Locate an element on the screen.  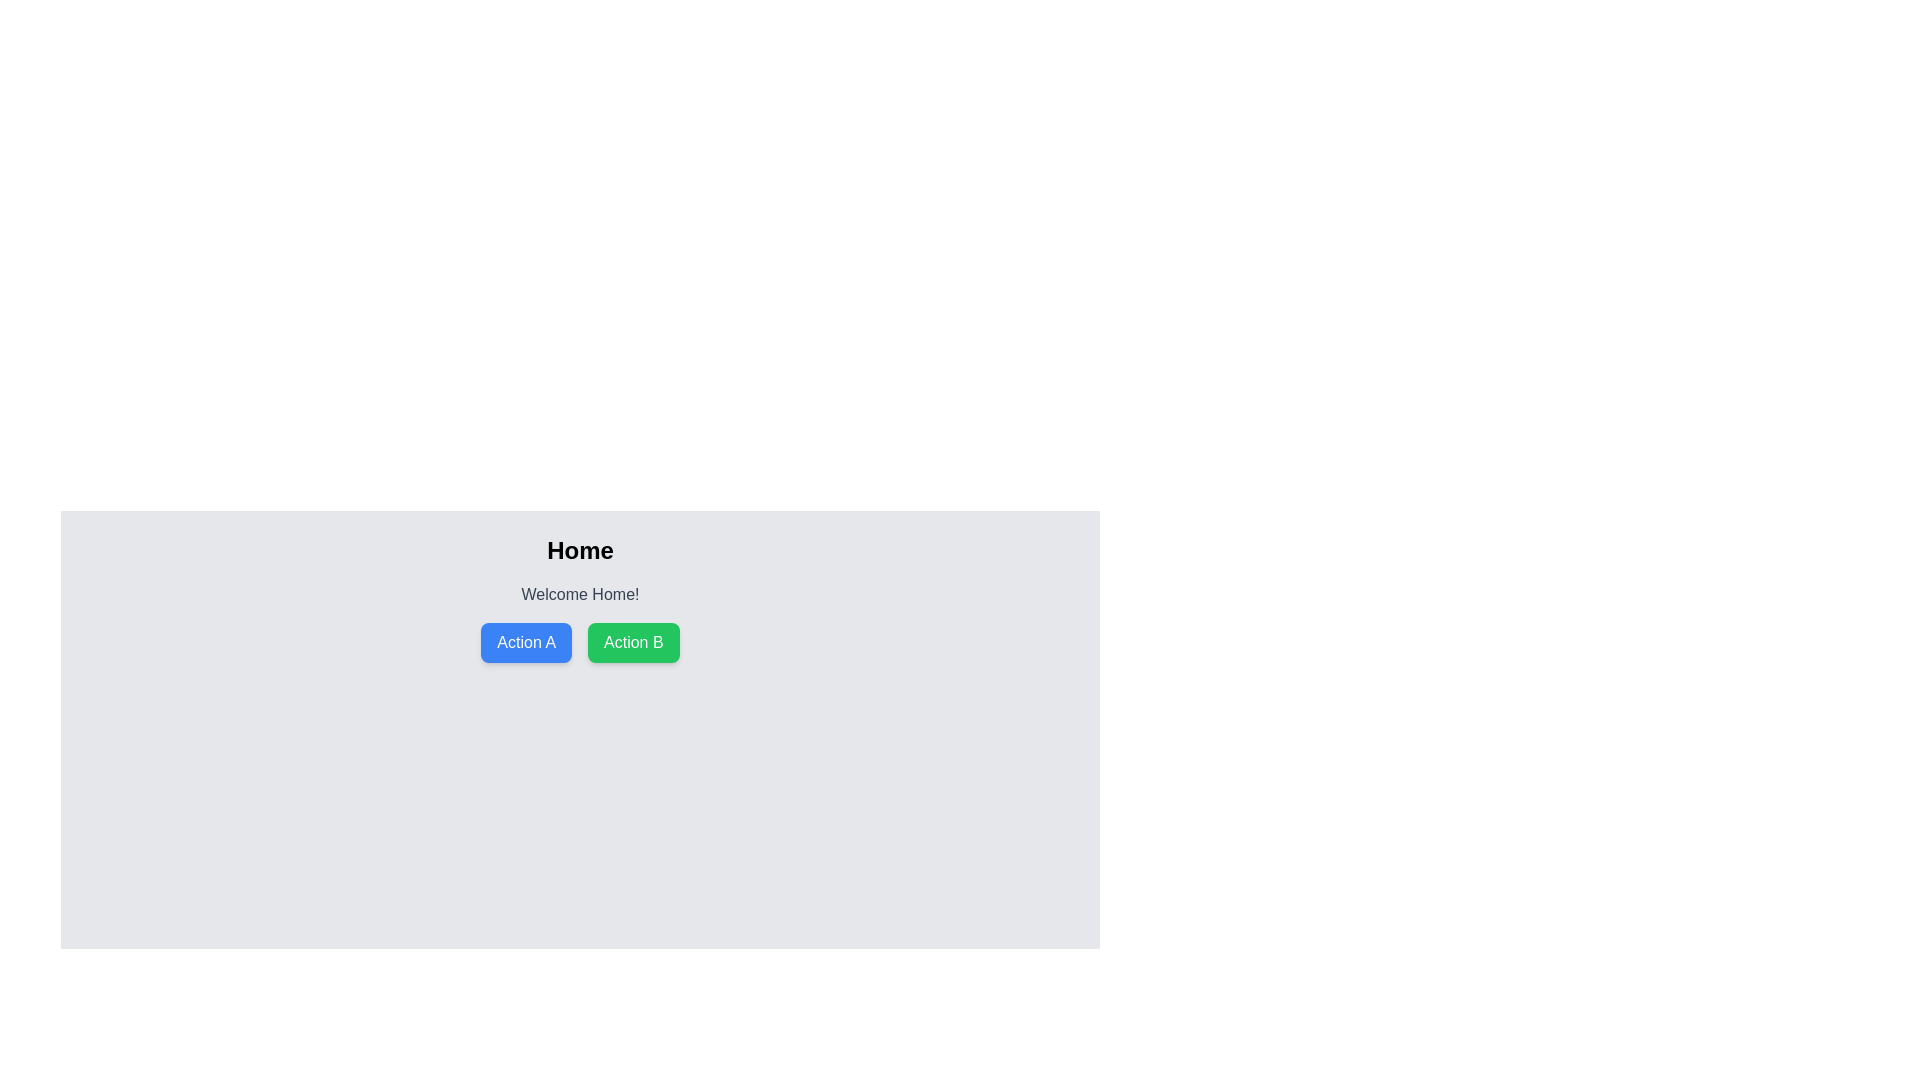
the blue button labeled 'Action A' with white text and rounded corners is located at coordinates (526, 643).